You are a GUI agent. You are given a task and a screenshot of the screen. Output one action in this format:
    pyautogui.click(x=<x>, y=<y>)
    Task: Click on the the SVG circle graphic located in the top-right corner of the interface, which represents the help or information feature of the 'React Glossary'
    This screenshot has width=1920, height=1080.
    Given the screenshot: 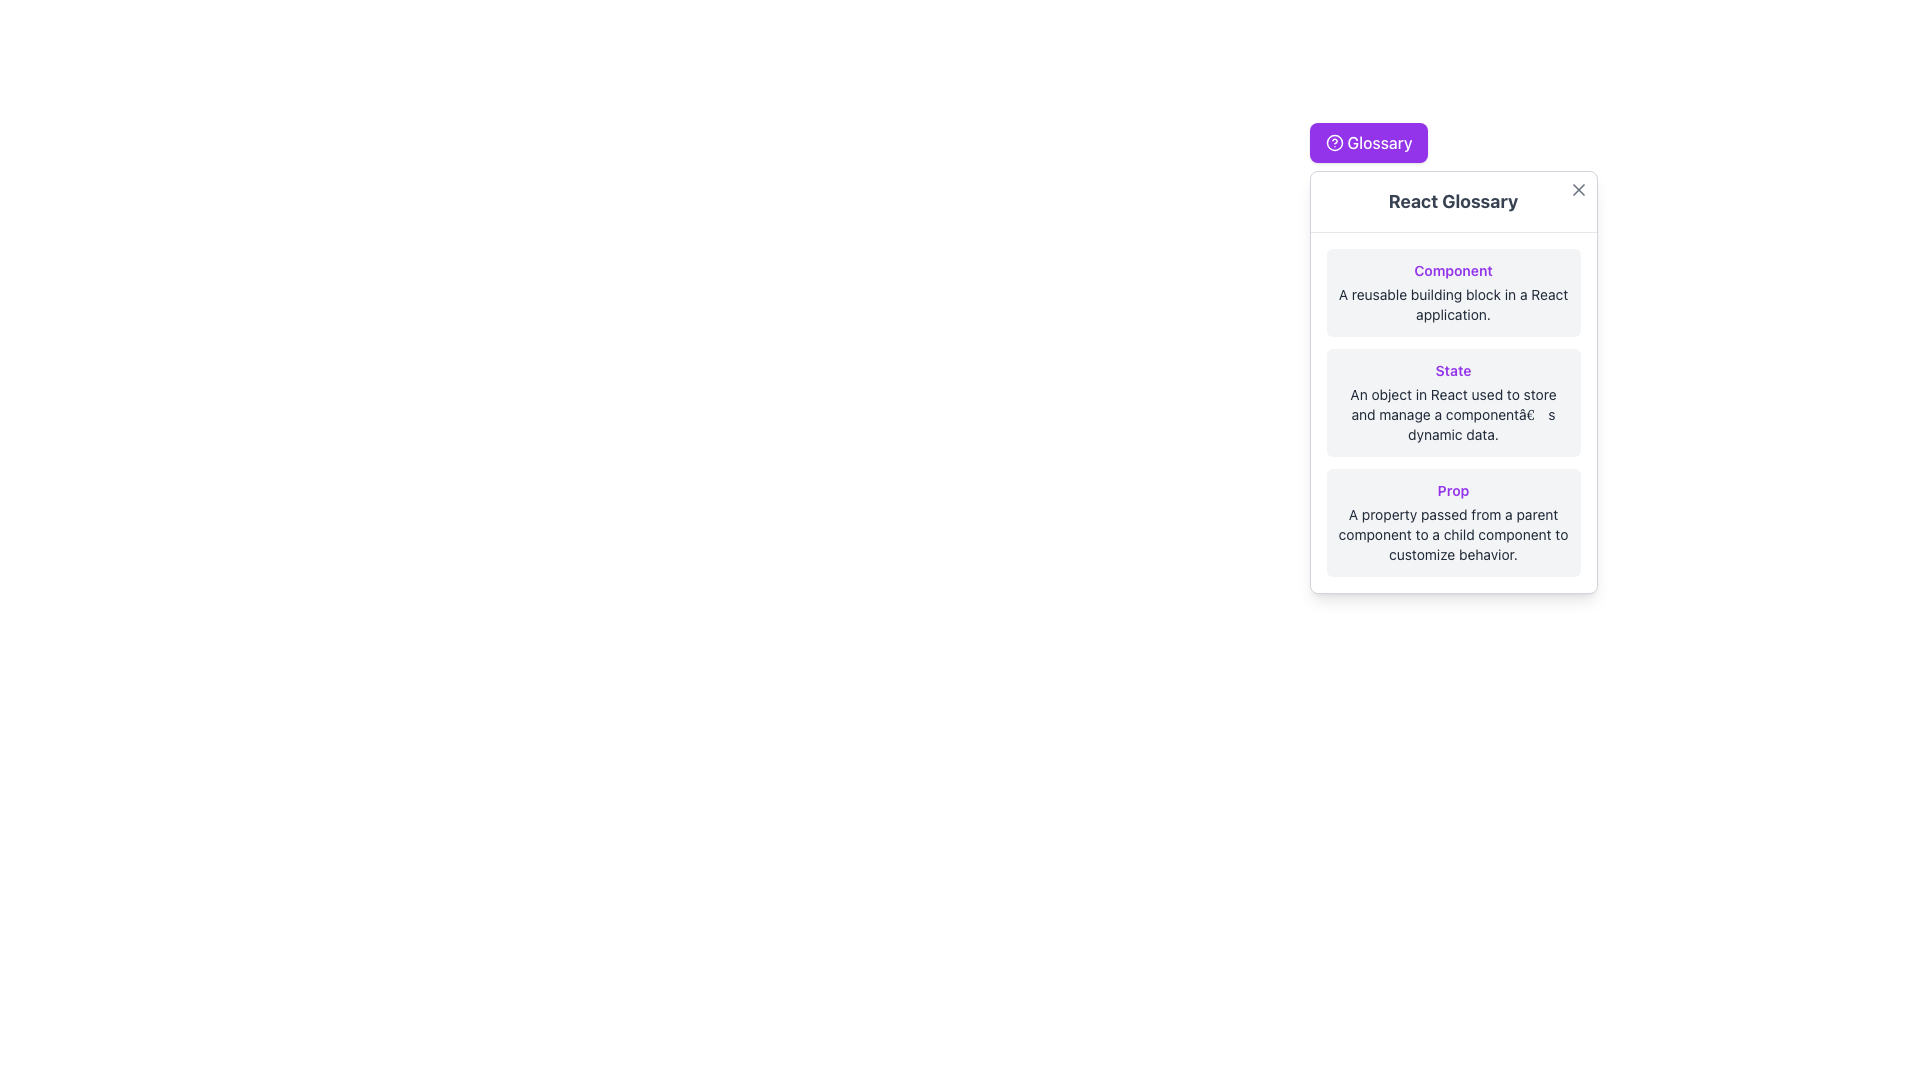 What is the action you would take?
    pyautogui.click(x=1334, y=141)
    